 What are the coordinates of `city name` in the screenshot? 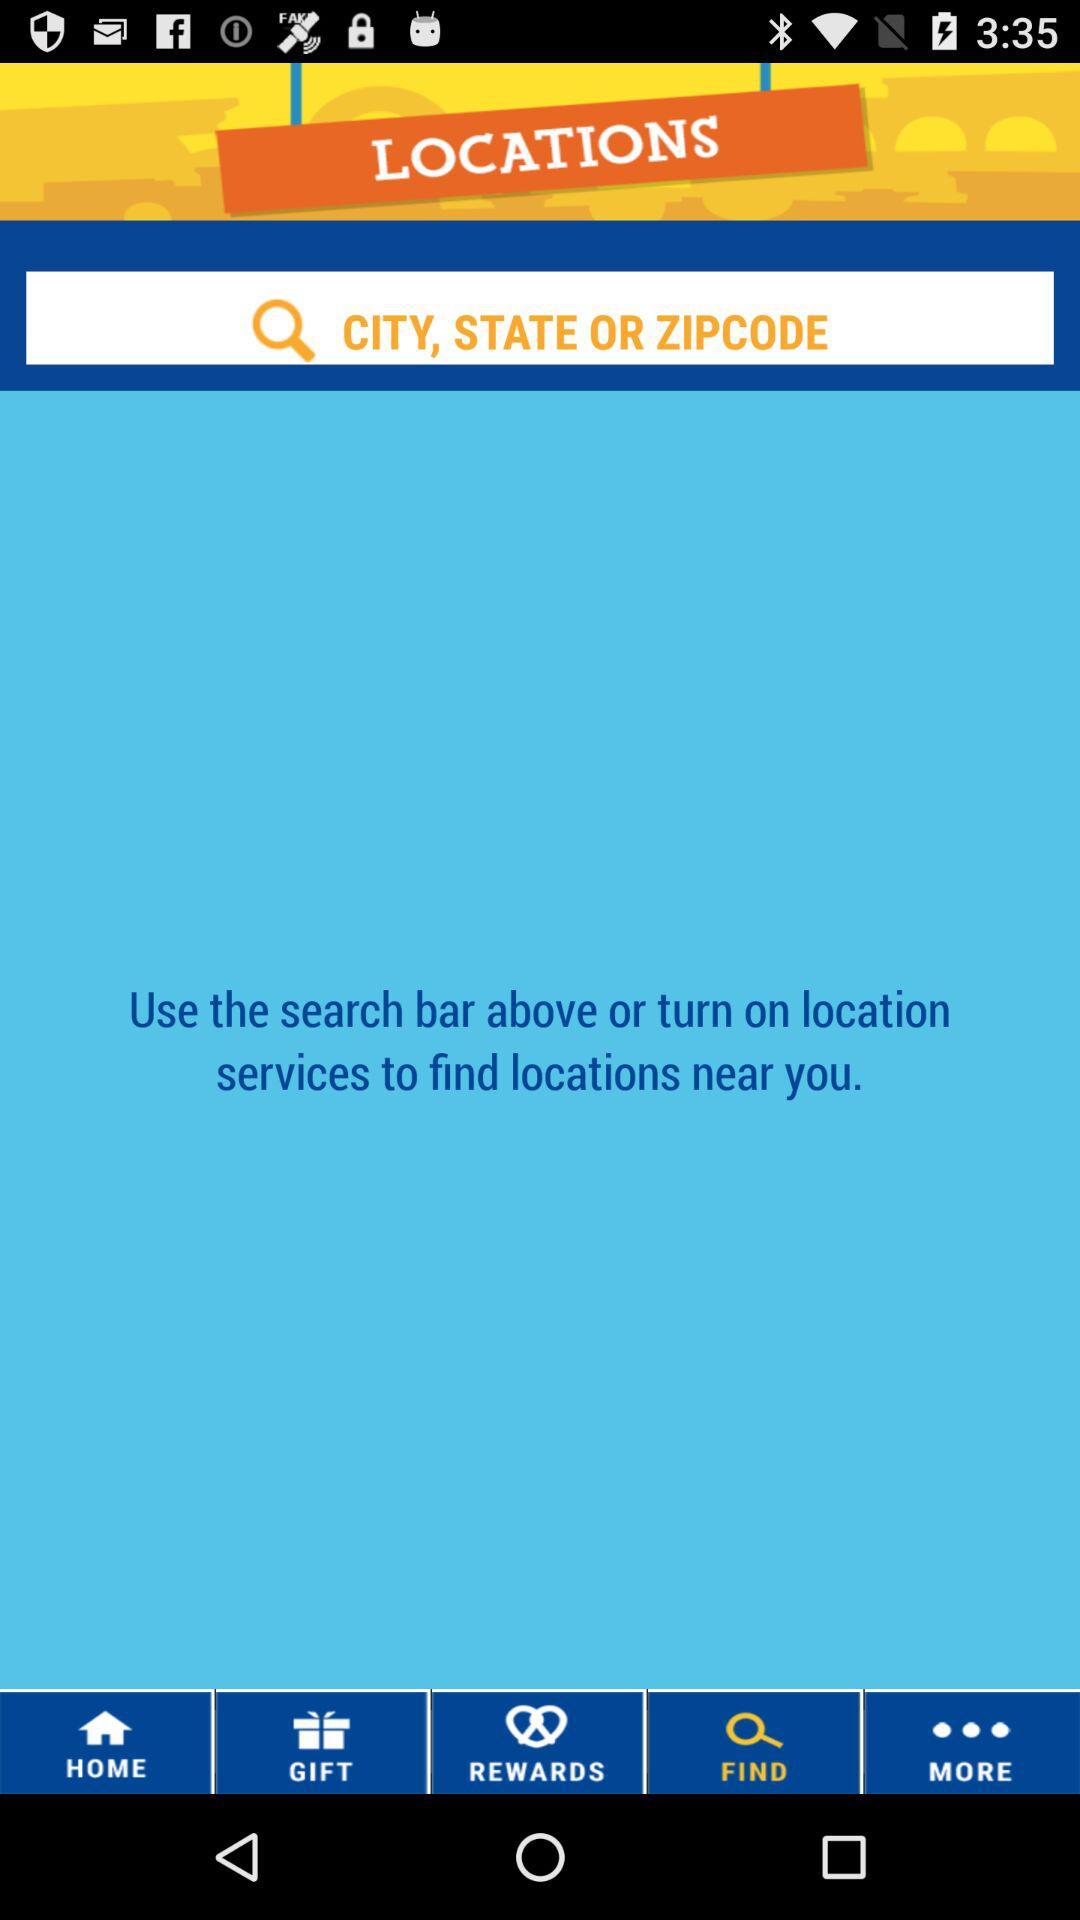 It's located at (538, 330).